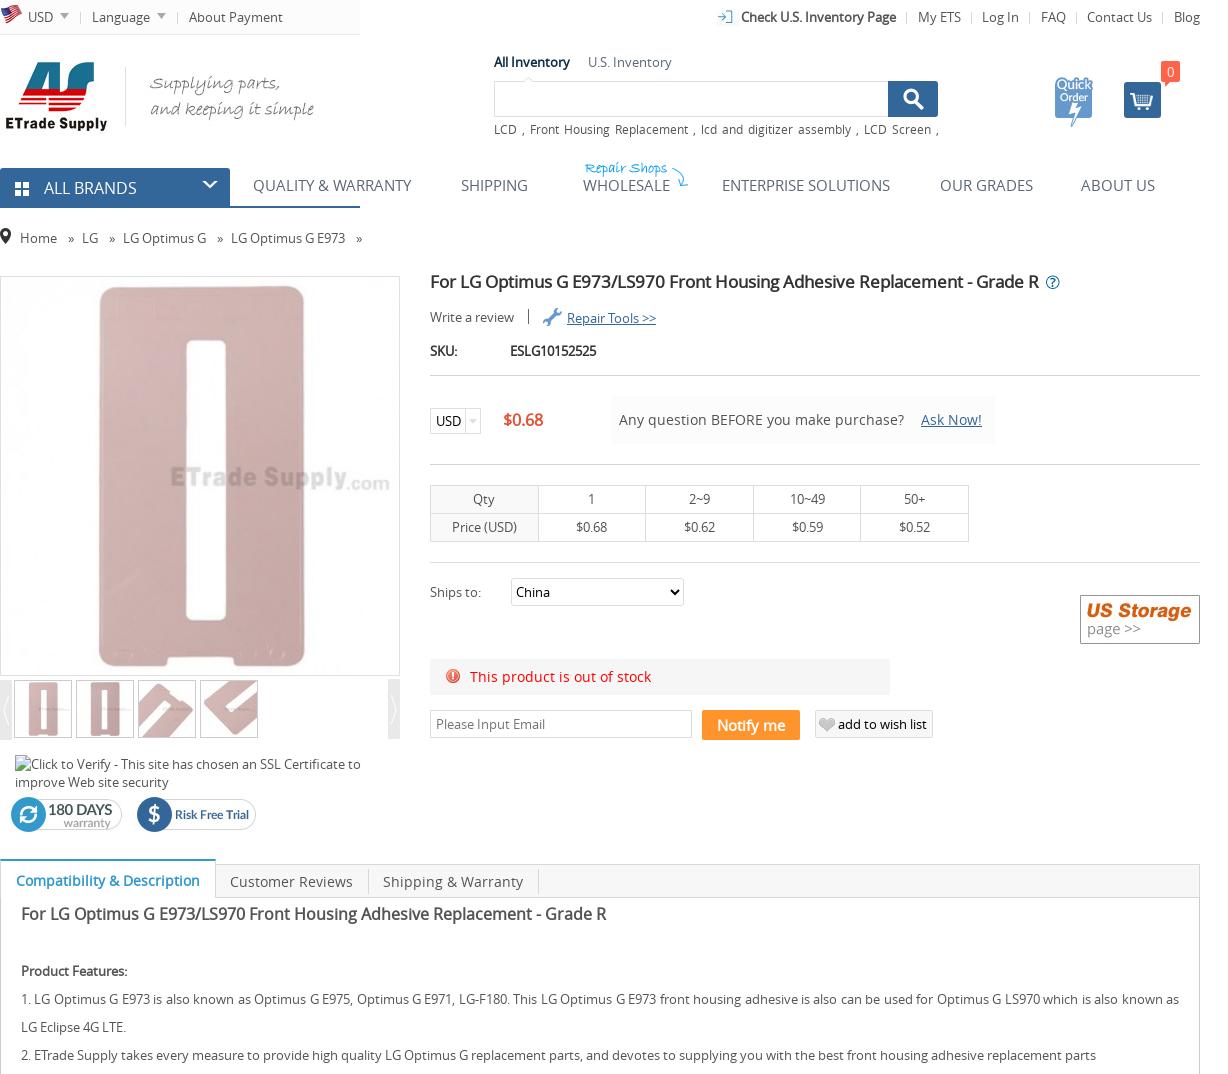 Image resolution: width=1228 pixels, height=1074 pixels. Describe the element at coordinates (561, 153) in the screenshot. I see `'replacement lcd display'` at that location.